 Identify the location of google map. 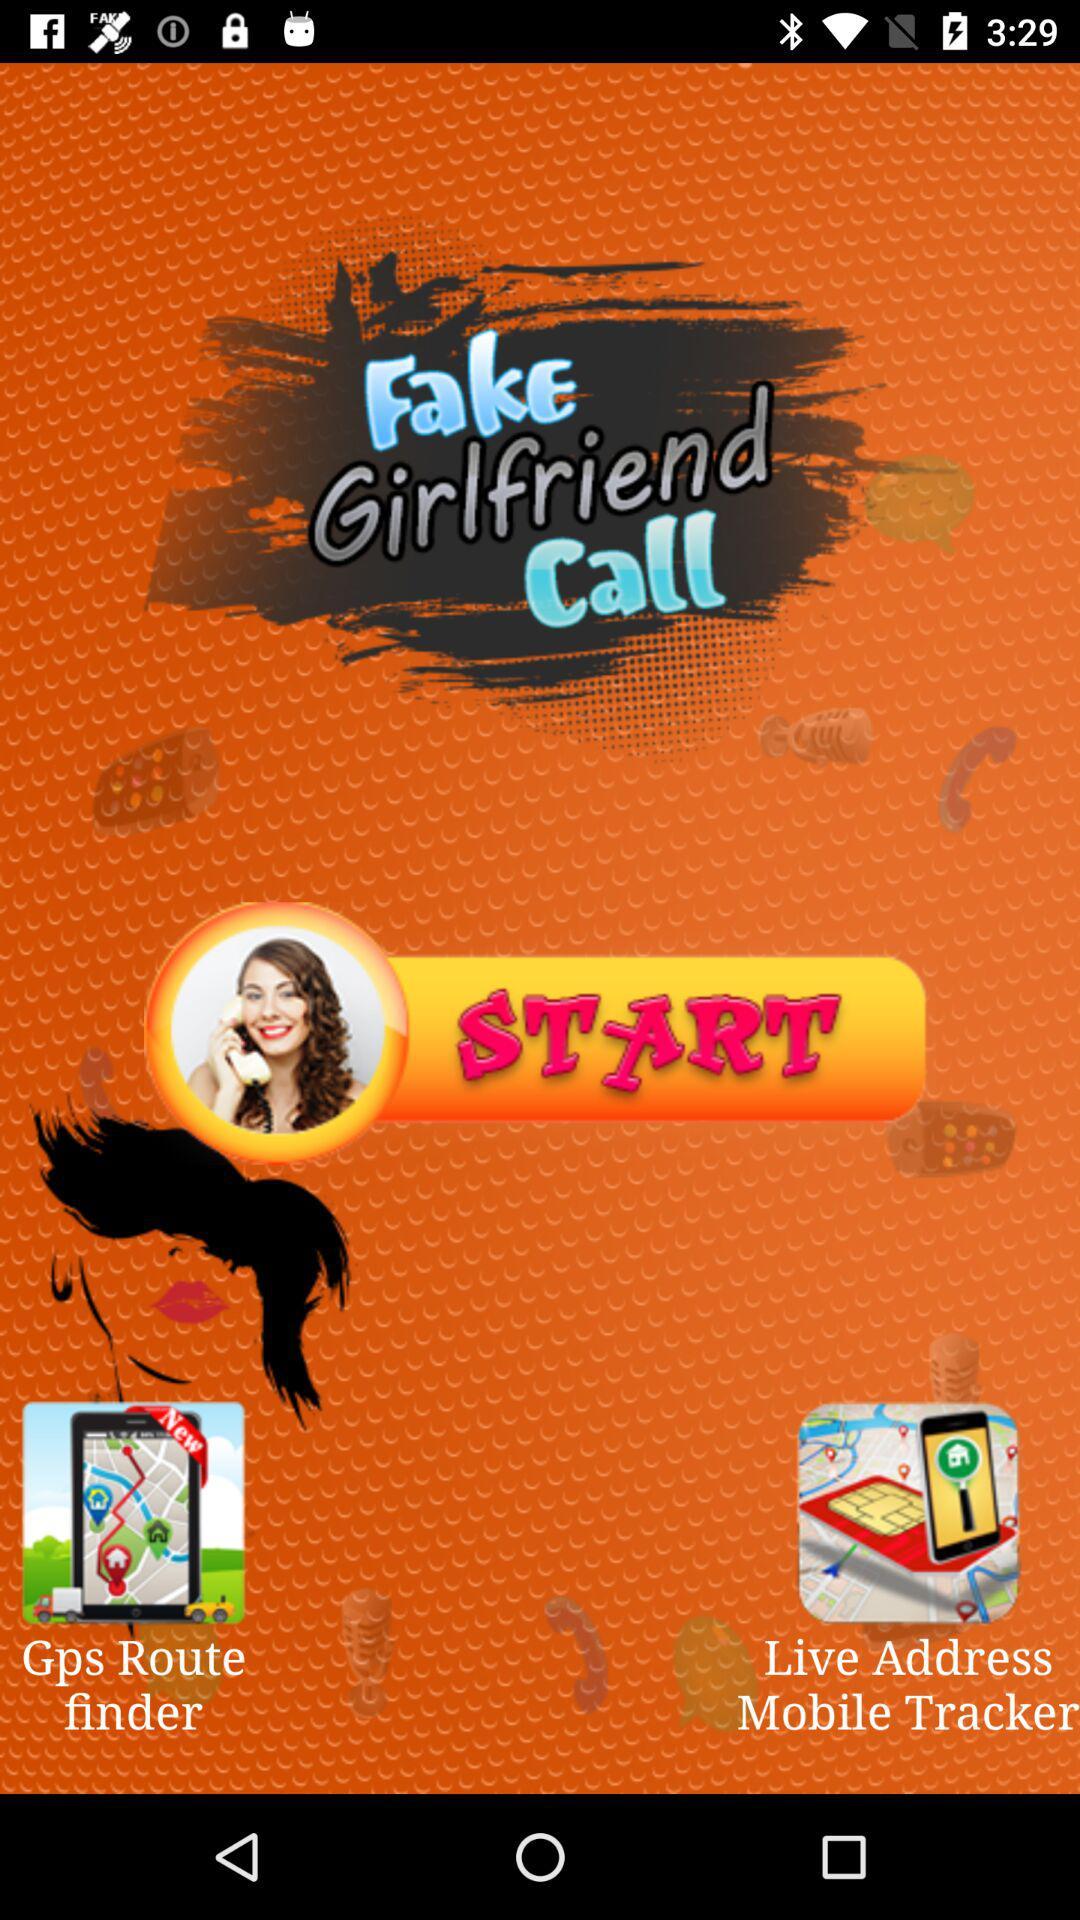
(133, 1512).